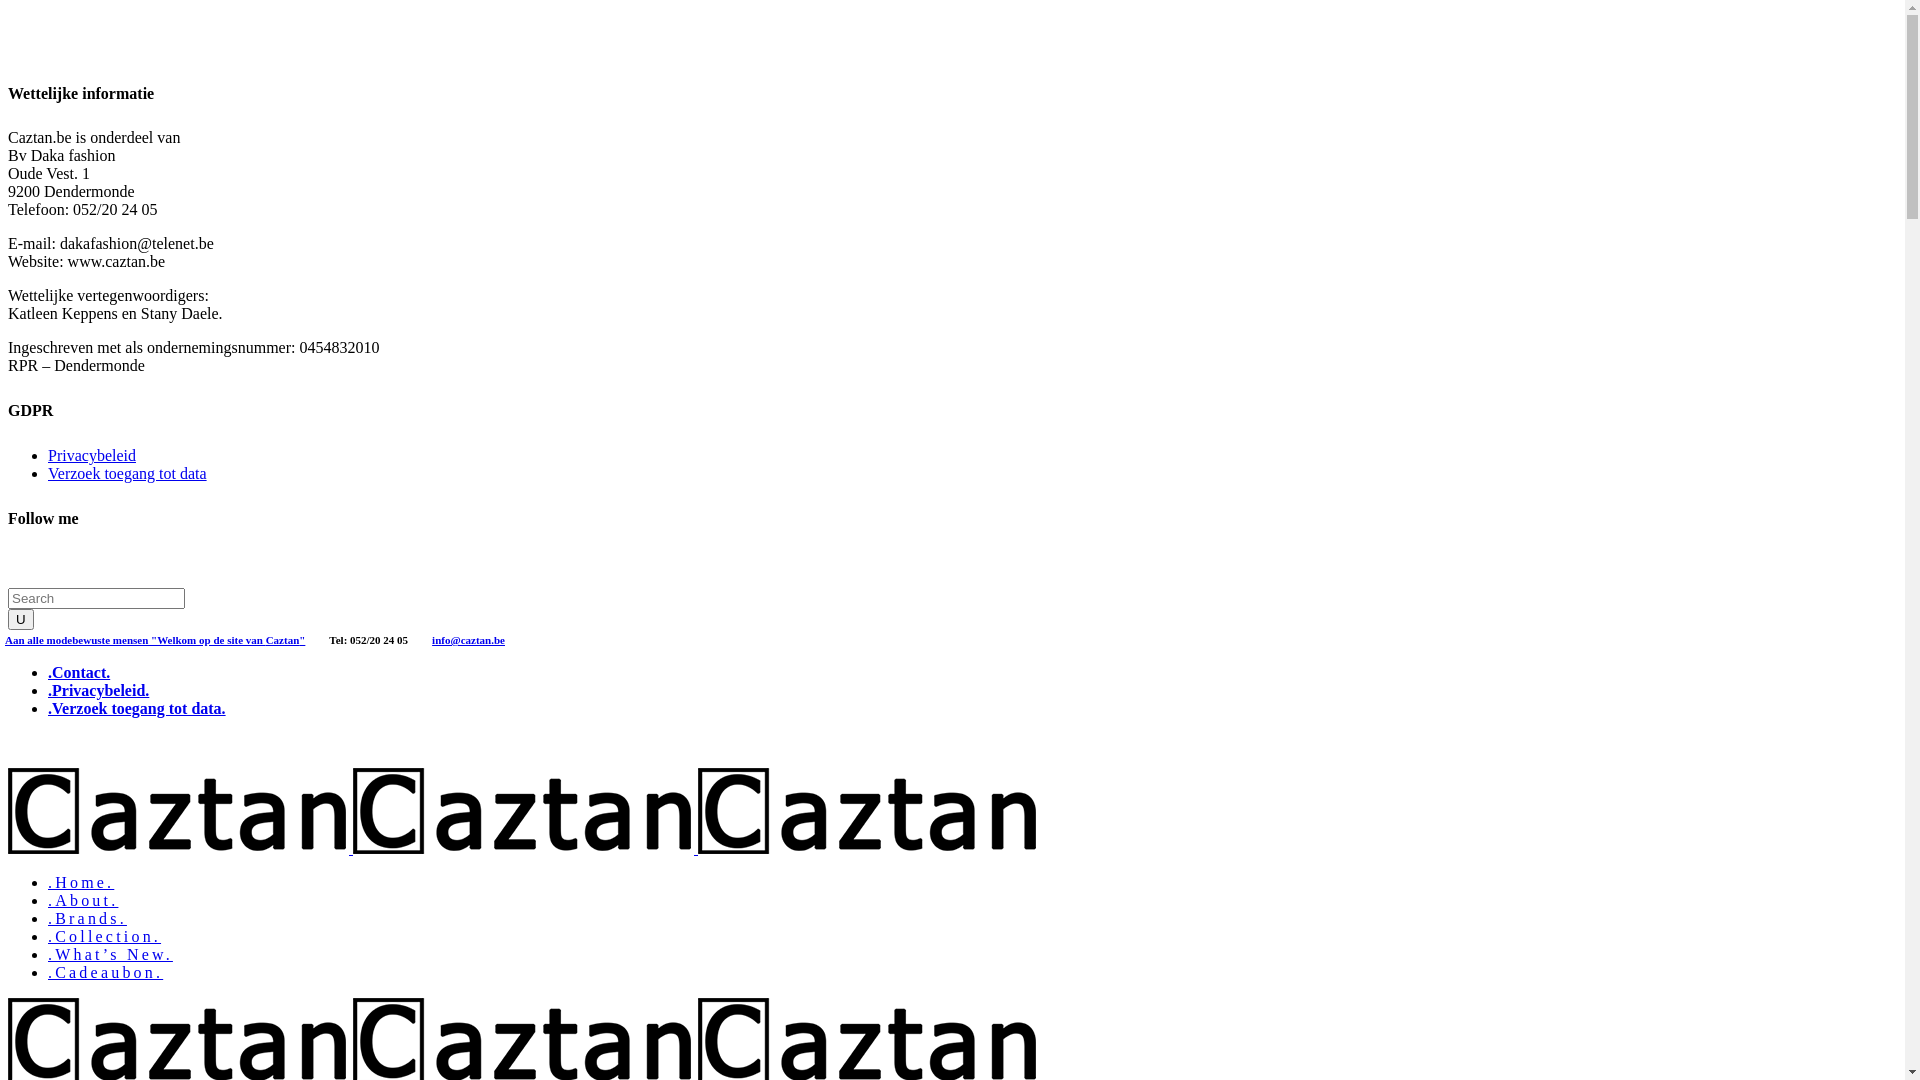 This screenshot has height=1080, width=1920. What do you see at coordinates (86, 918) in the screenshot?
I see `'.Brands.'` at bounding box center [86, 918].